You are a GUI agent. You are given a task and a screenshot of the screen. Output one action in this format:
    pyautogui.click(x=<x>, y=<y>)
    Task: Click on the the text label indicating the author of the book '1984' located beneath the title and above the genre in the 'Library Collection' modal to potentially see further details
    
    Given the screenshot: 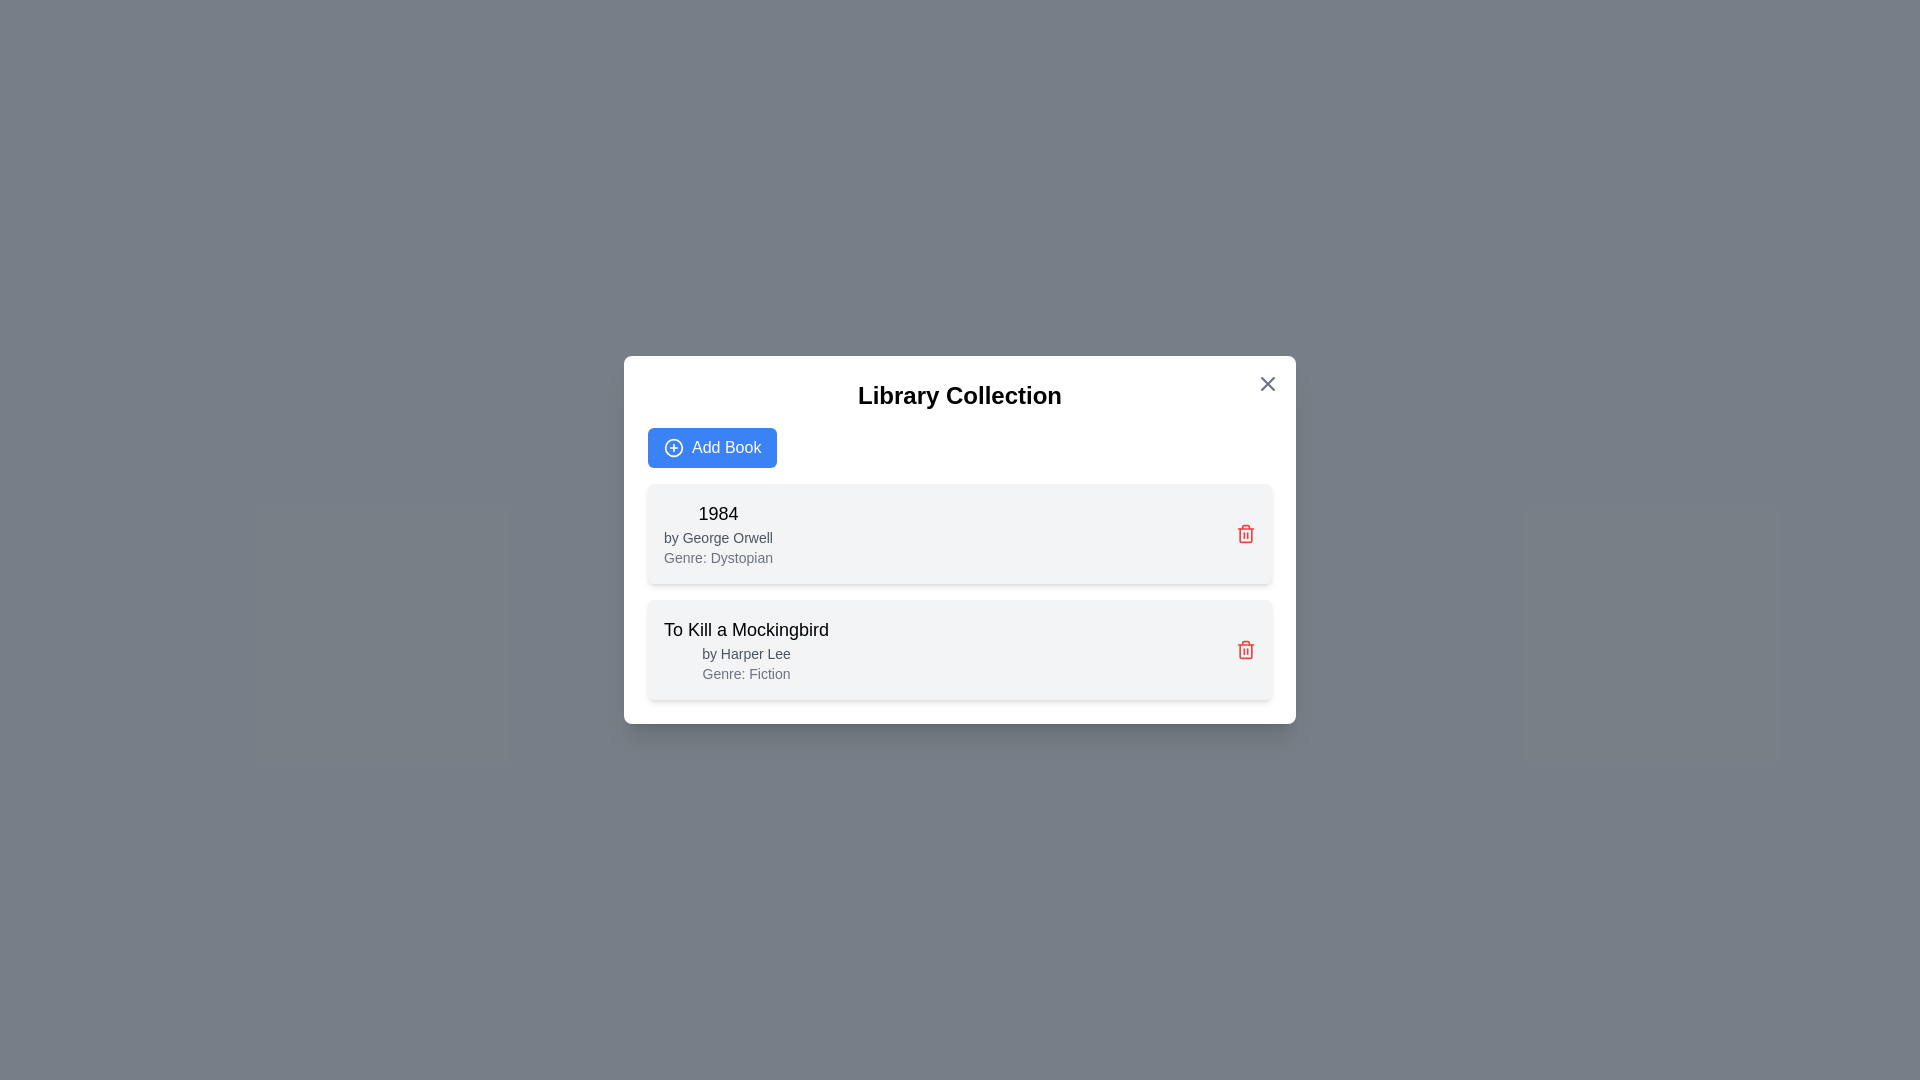 What is the action you would take?
    pyautogui.click(x=718, y=536)
    